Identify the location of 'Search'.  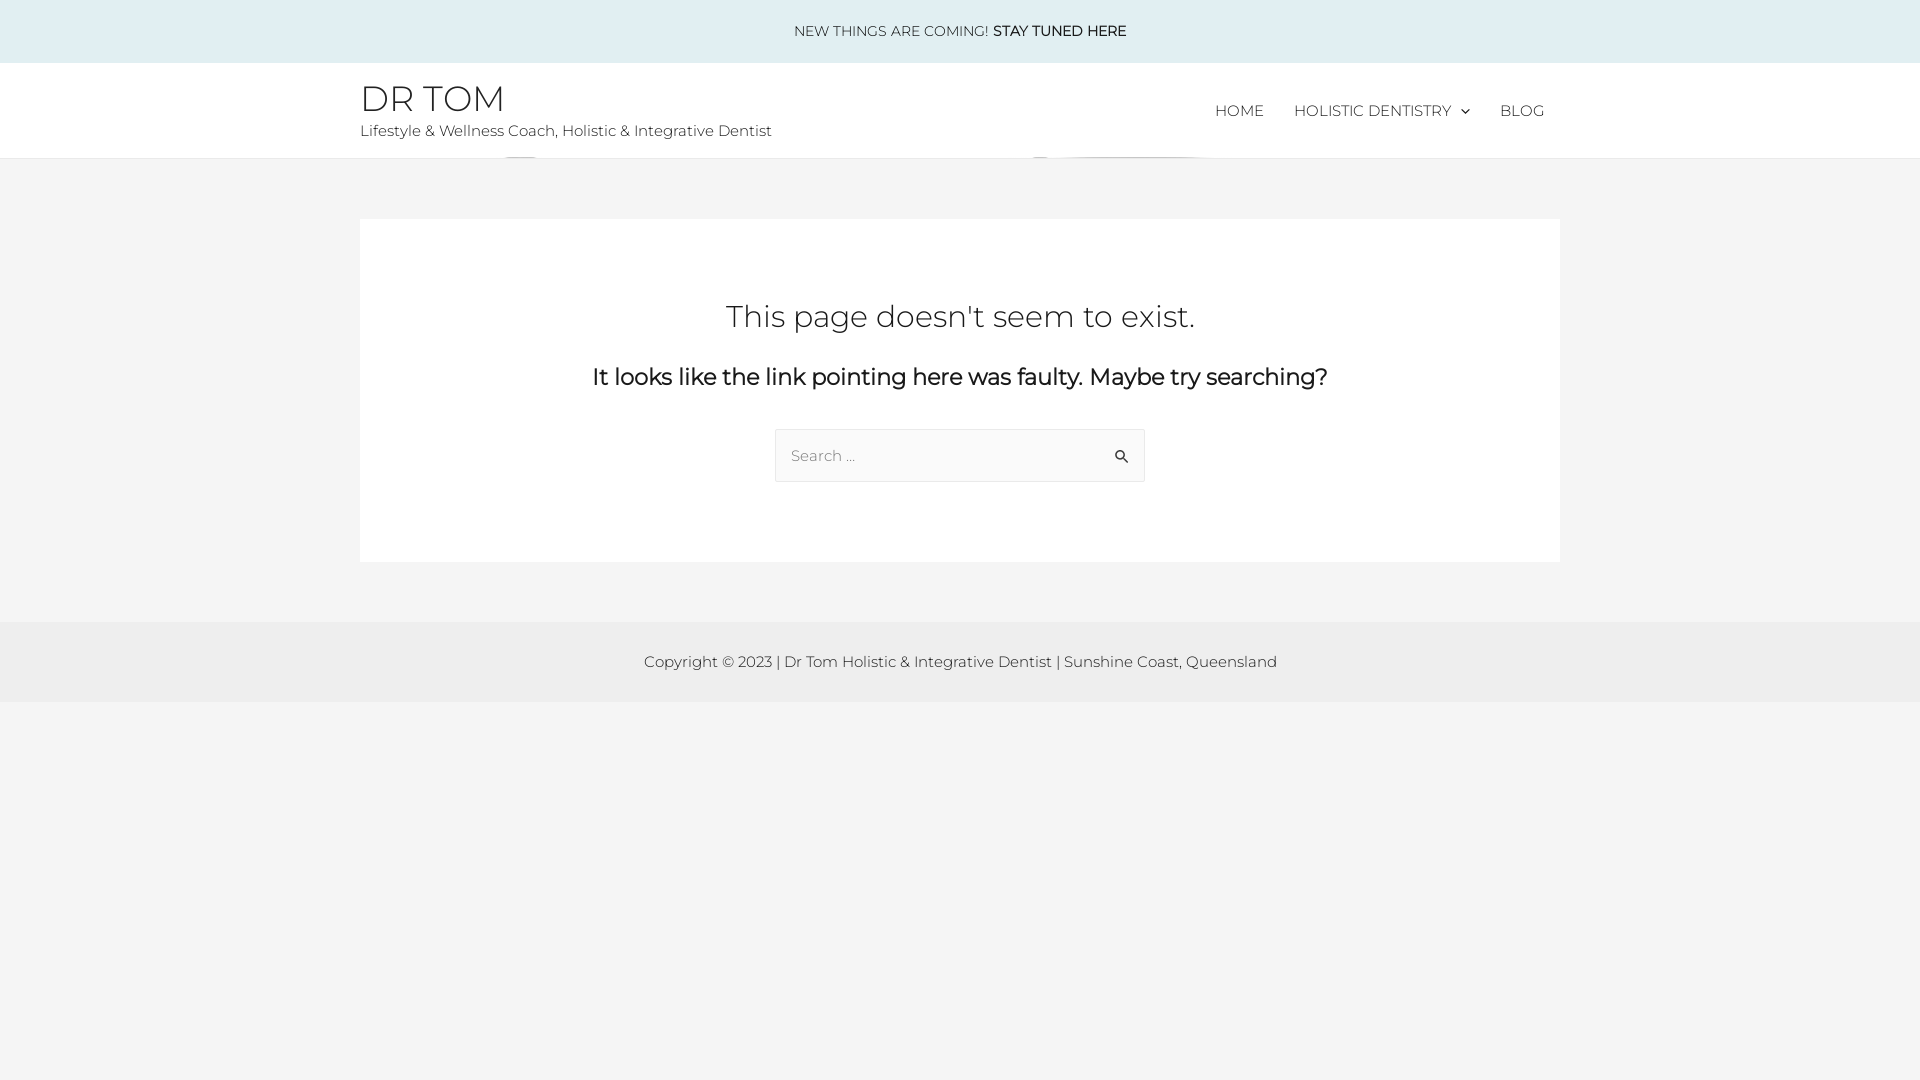
(1098, 448).